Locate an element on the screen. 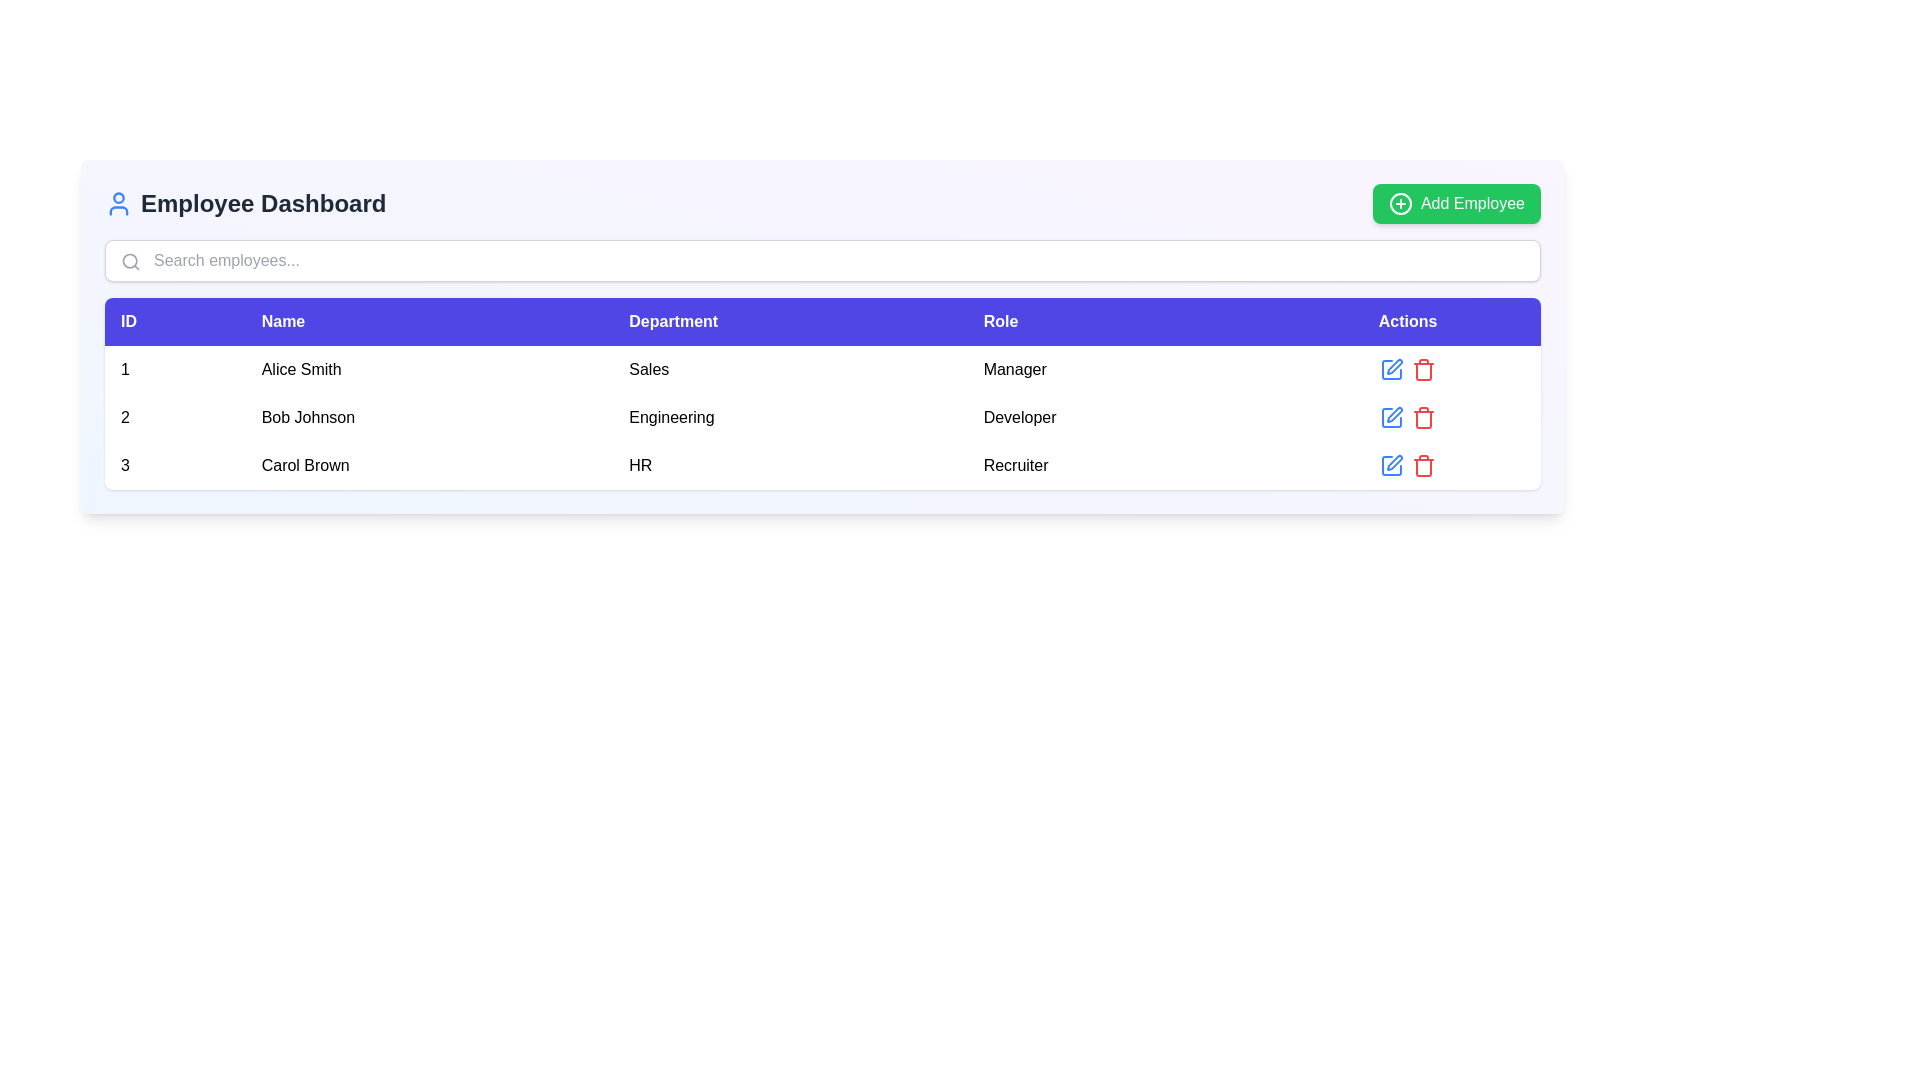  the bold text label displaying 'HR' in black, located in the third row of the table under the 'Department' column for accessibility is located at coordinates (789, 466).